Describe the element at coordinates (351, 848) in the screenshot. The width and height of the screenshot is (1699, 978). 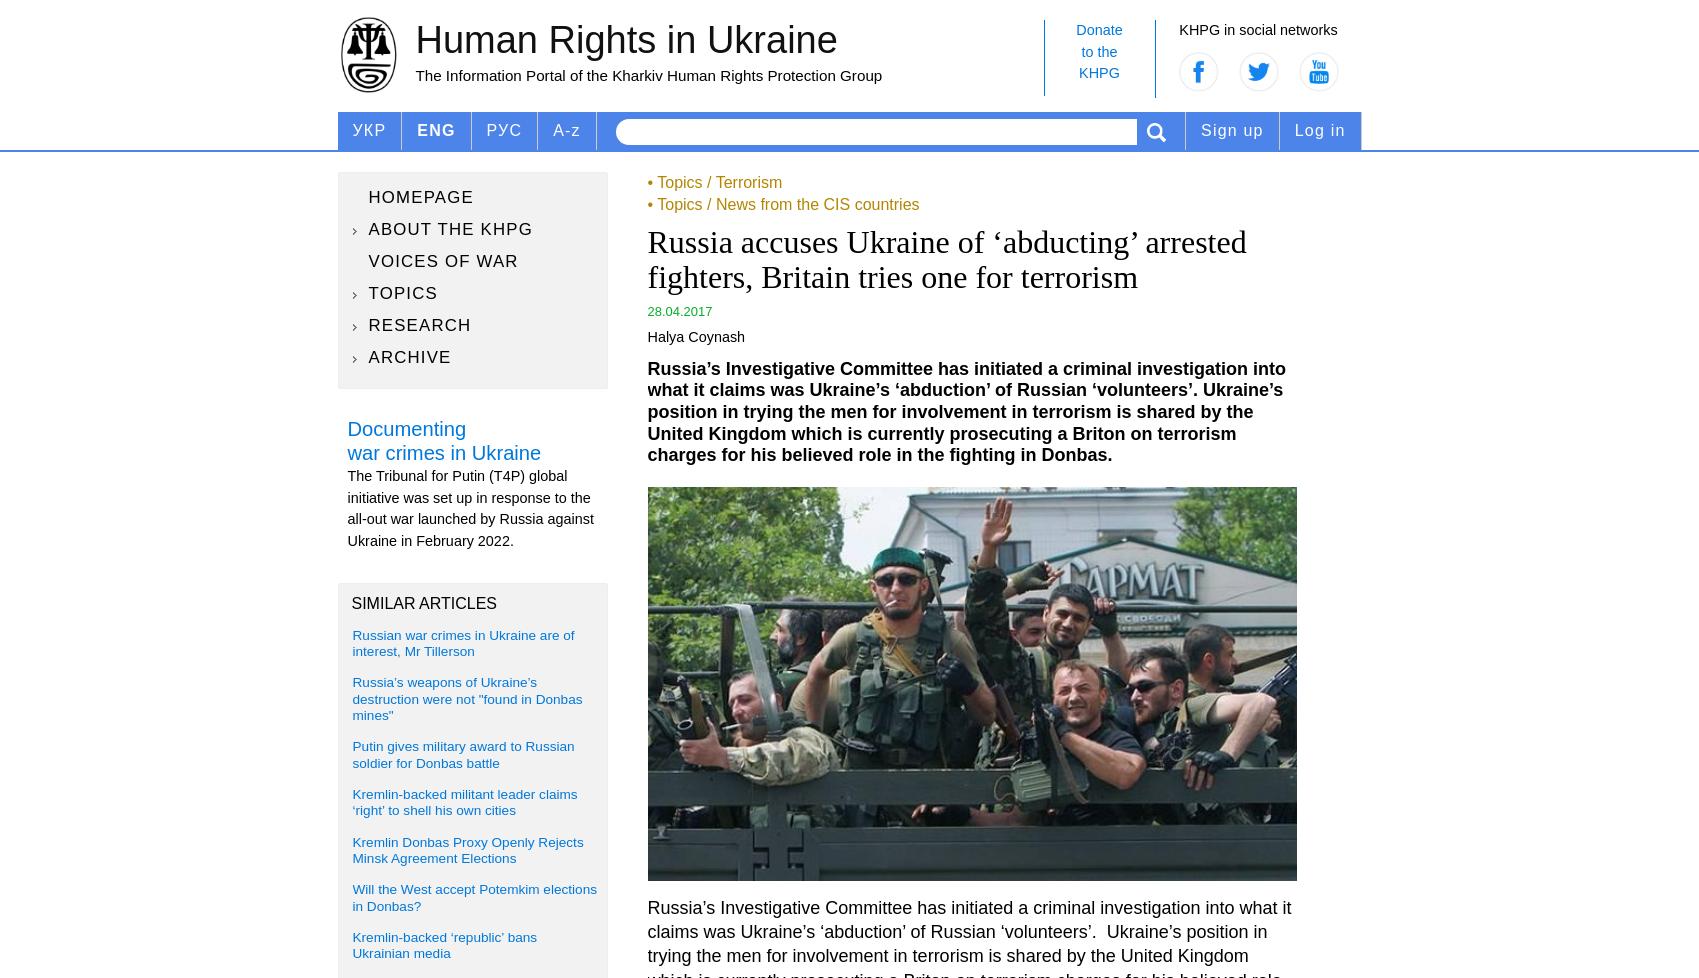
I see `'Kremlin Donbas Proxy Openly Rejects Minsk Agreement Elections'` at that location.